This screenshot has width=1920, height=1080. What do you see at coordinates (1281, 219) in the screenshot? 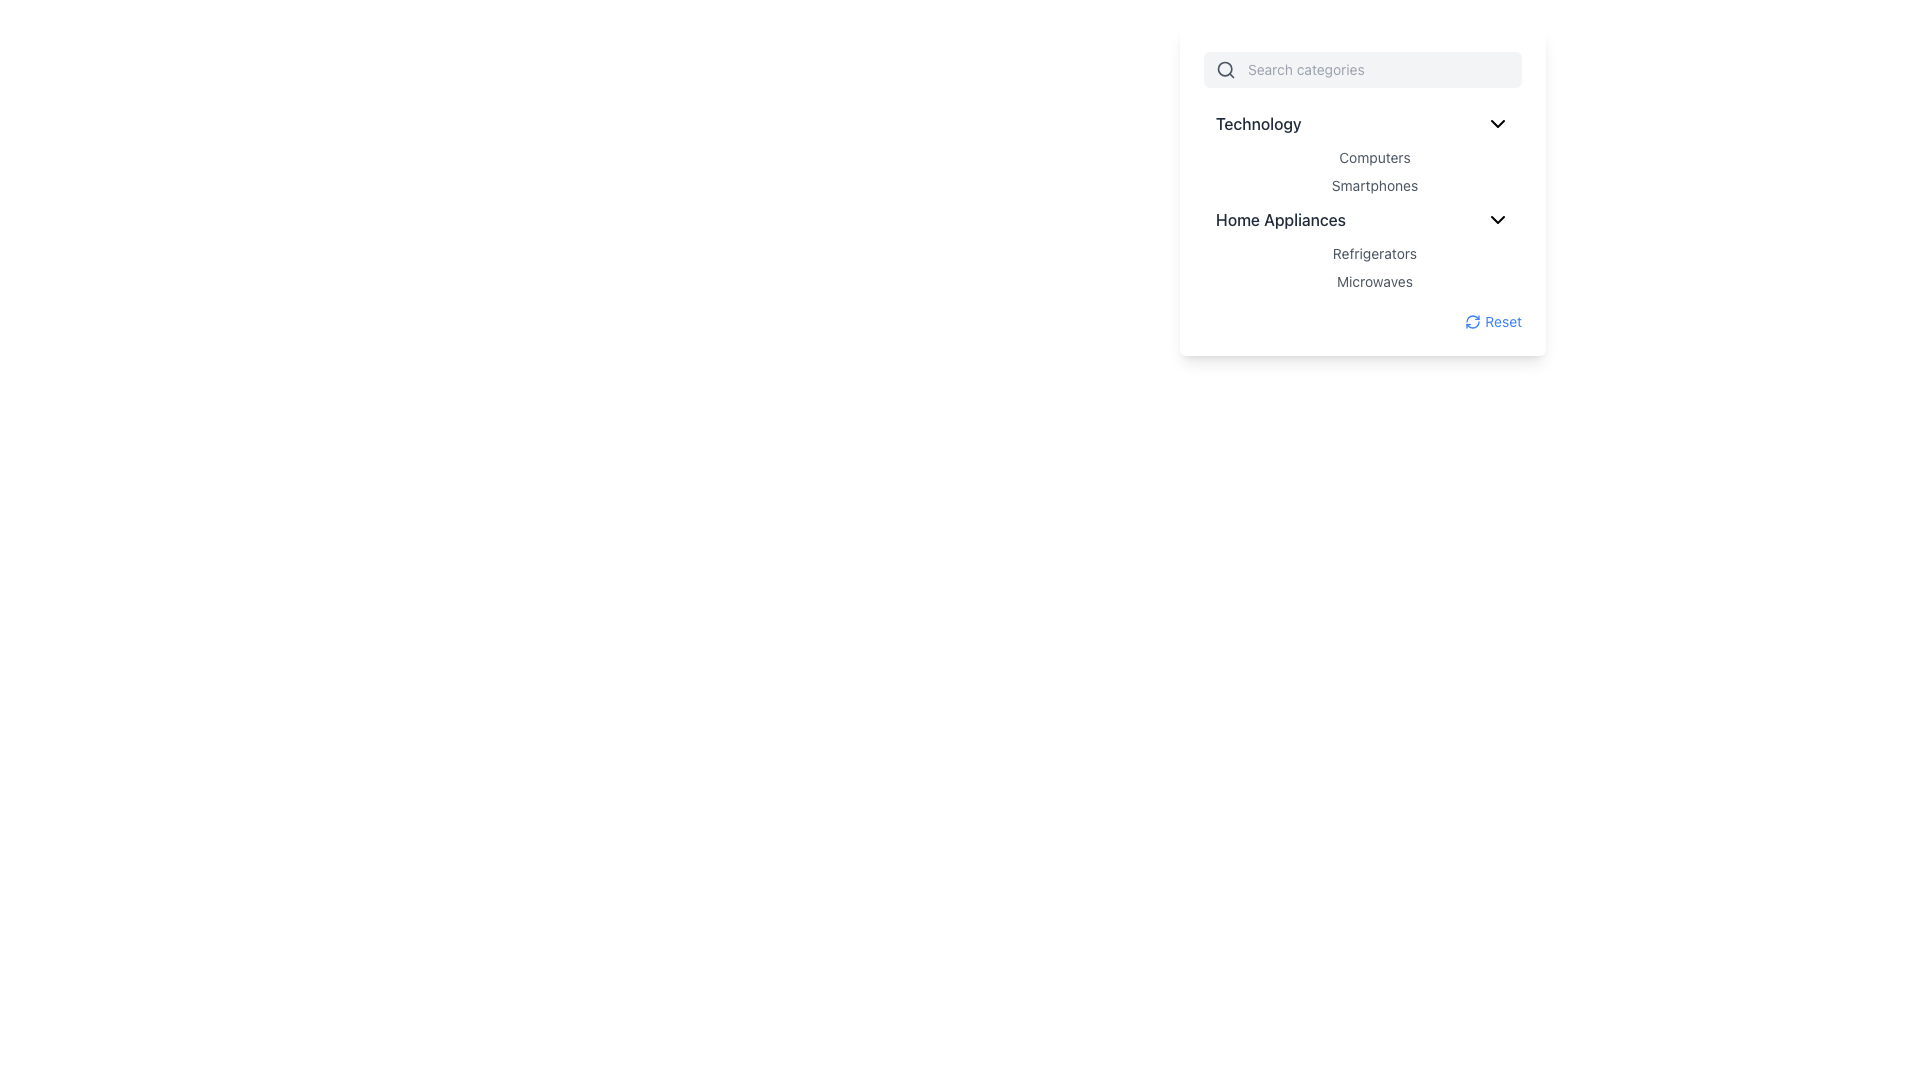
I see `the 'Home Appliances' text label within the 'Technology' category in the dropdown menu` at bounding box center [1281, 219].